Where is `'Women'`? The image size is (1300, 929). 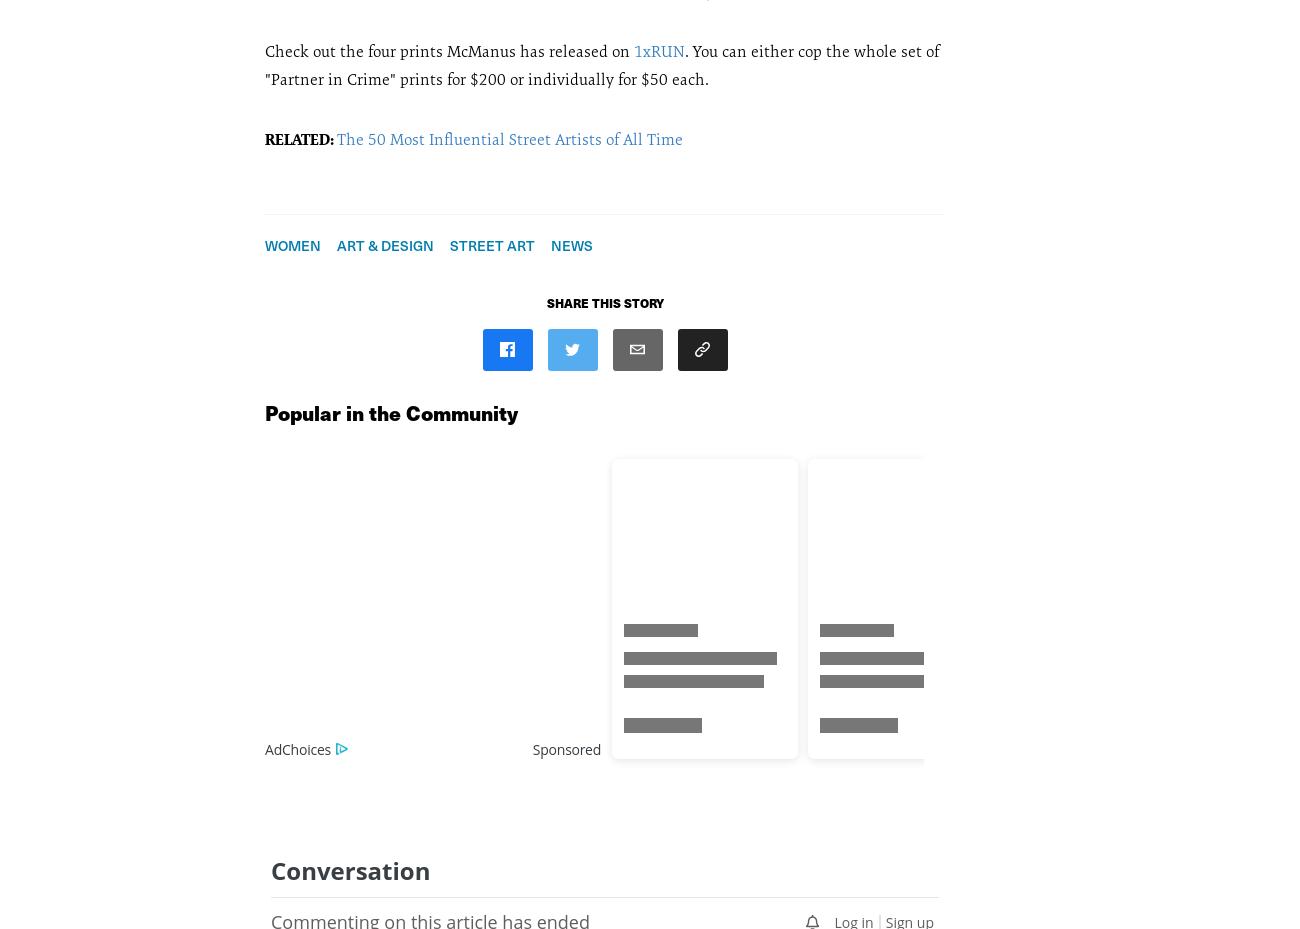 'Women' is located at coordinates (293, 243).